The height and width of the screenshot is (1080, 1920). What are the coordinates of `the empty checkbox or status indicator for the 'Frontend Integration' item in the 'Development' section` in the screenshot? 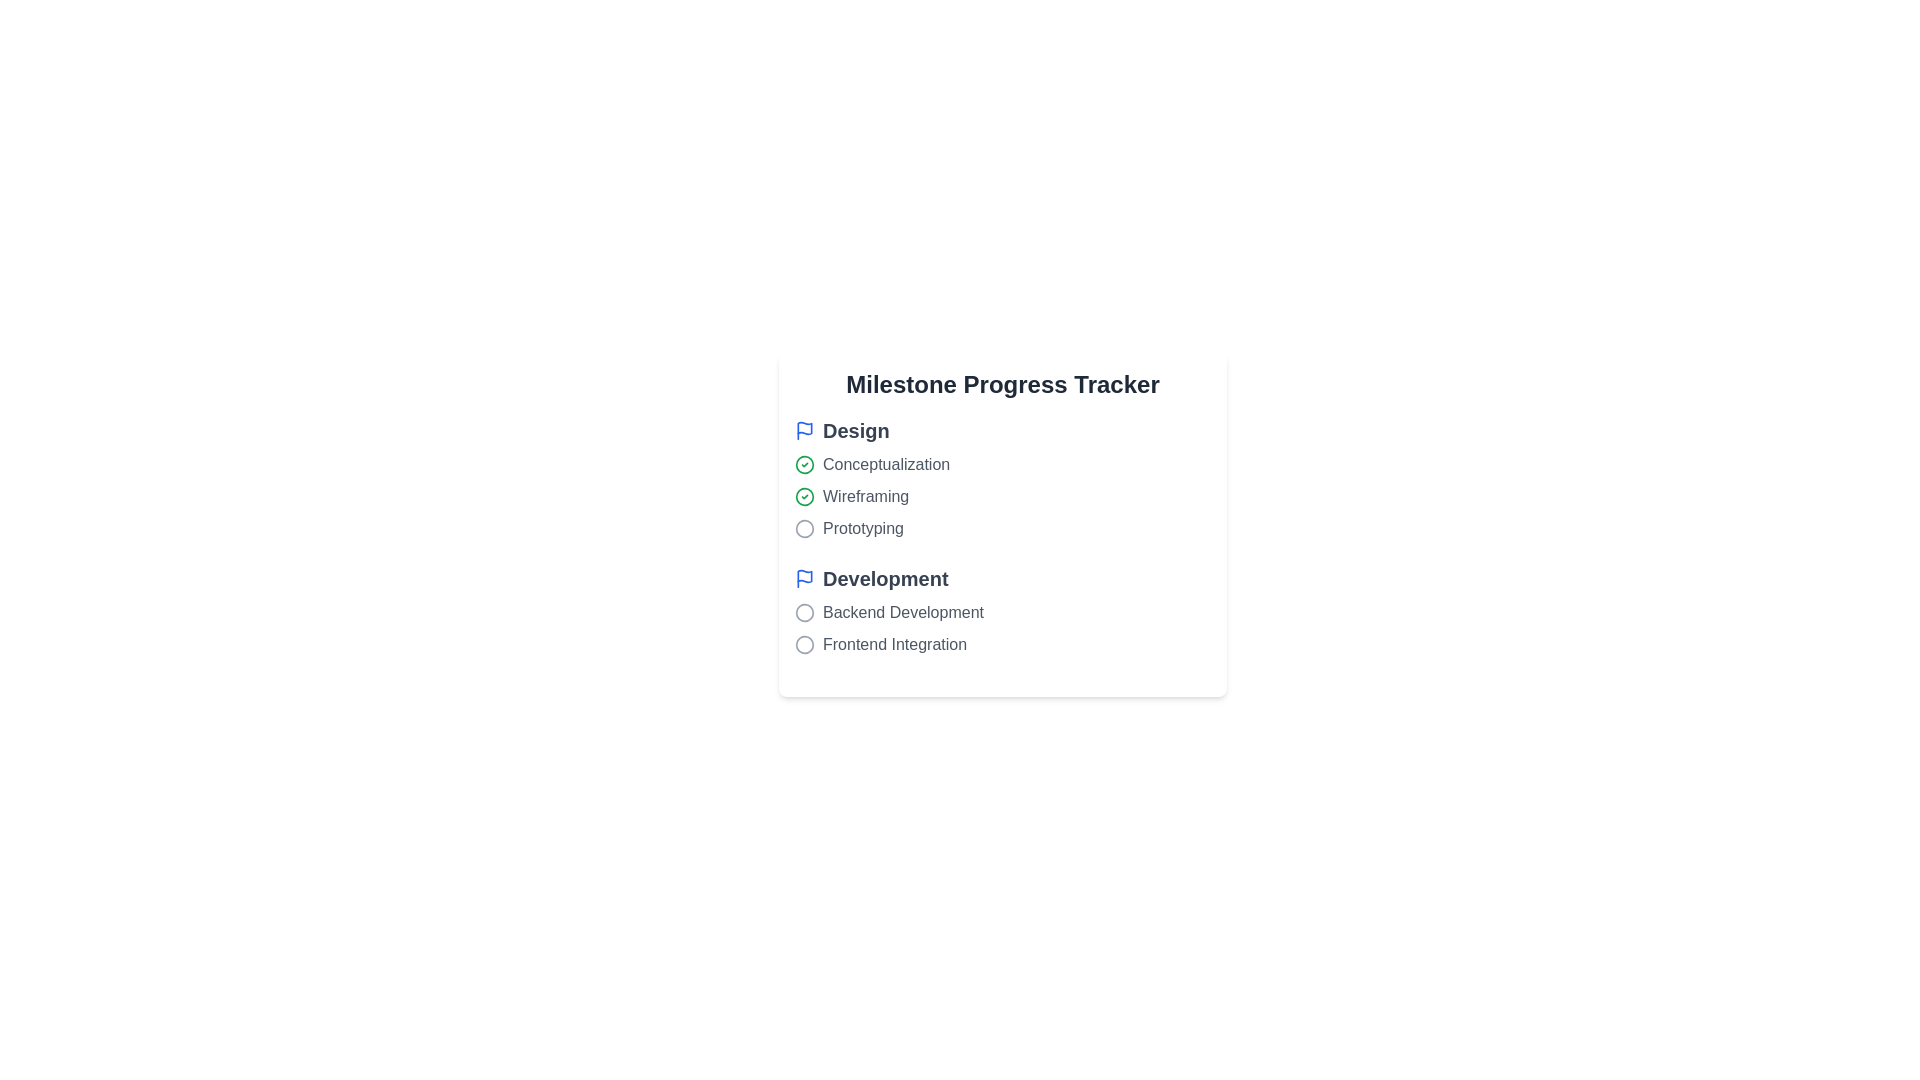 It's located at (805, 644).